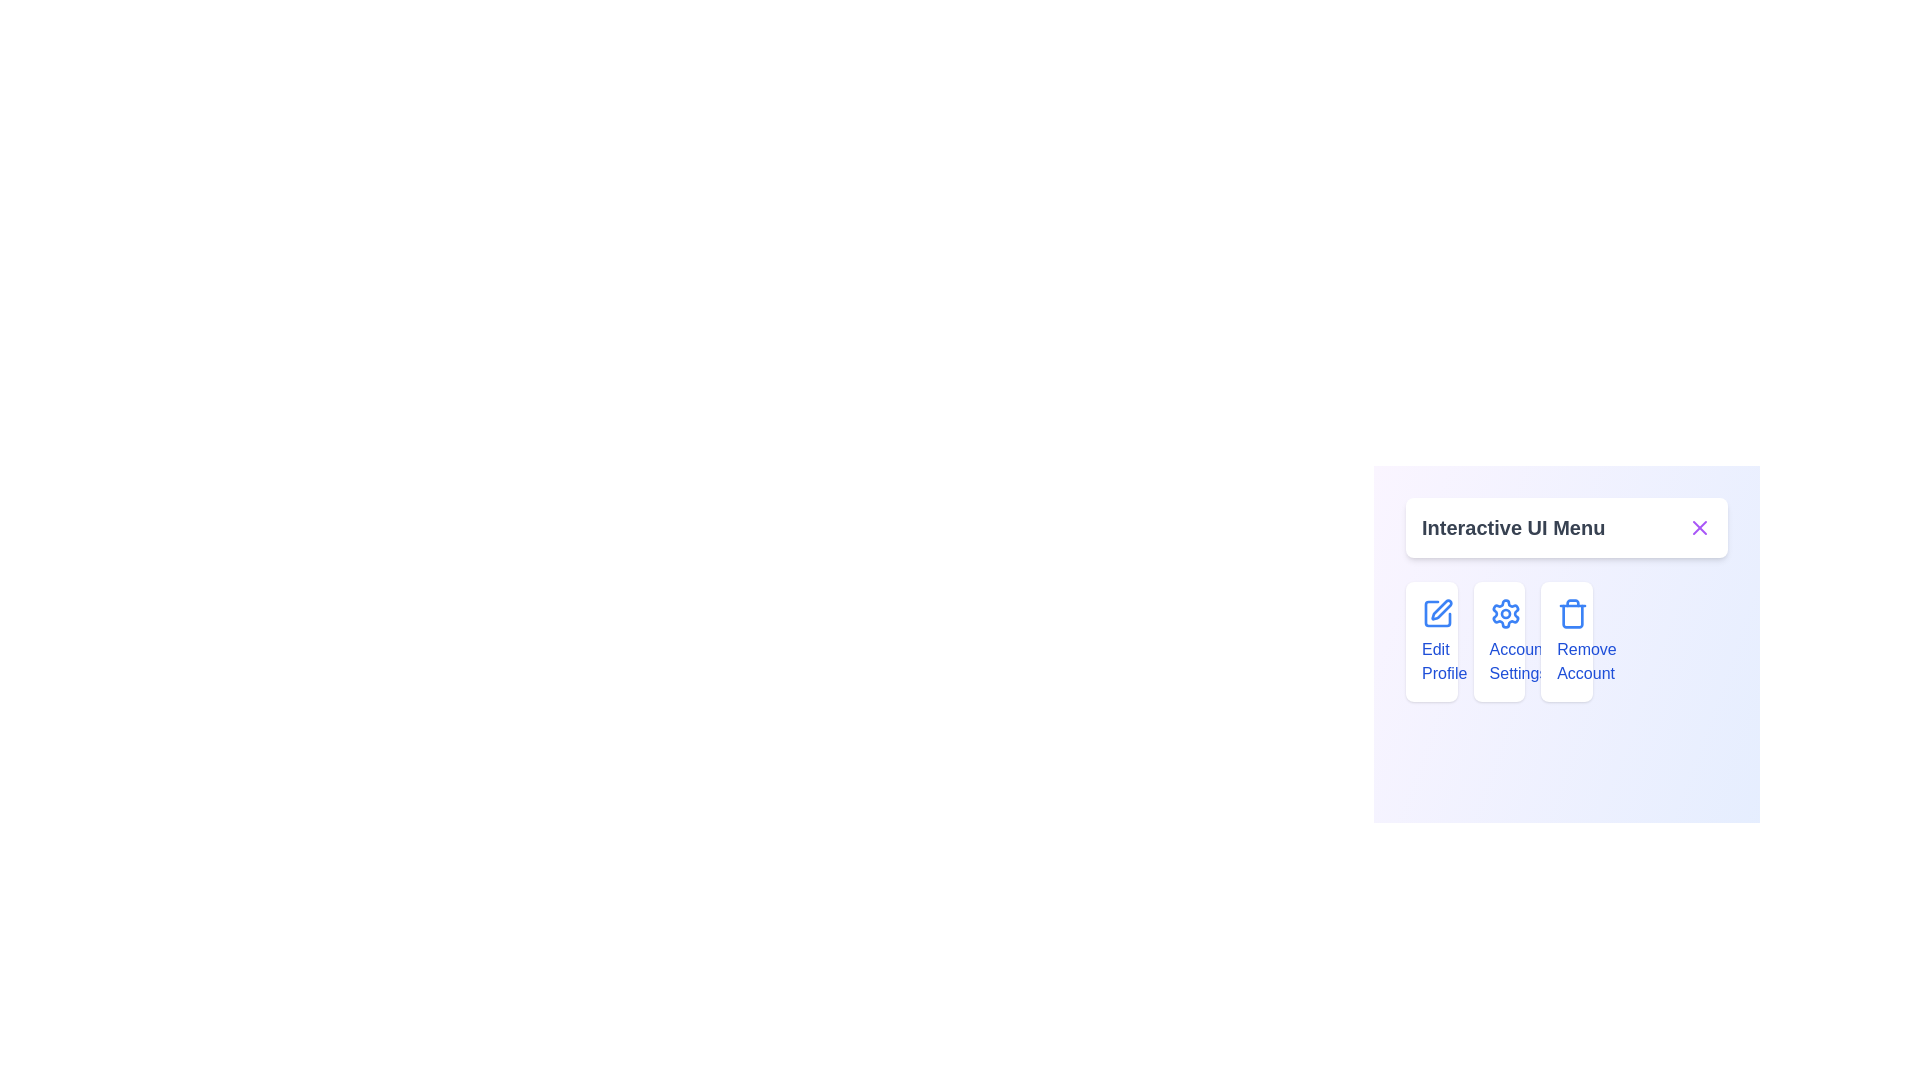 The height and width of the screenshot is (1080, 1920). I want to click on the menu item labeled Remove Account to observe its hover effect, so click(1565, 641).